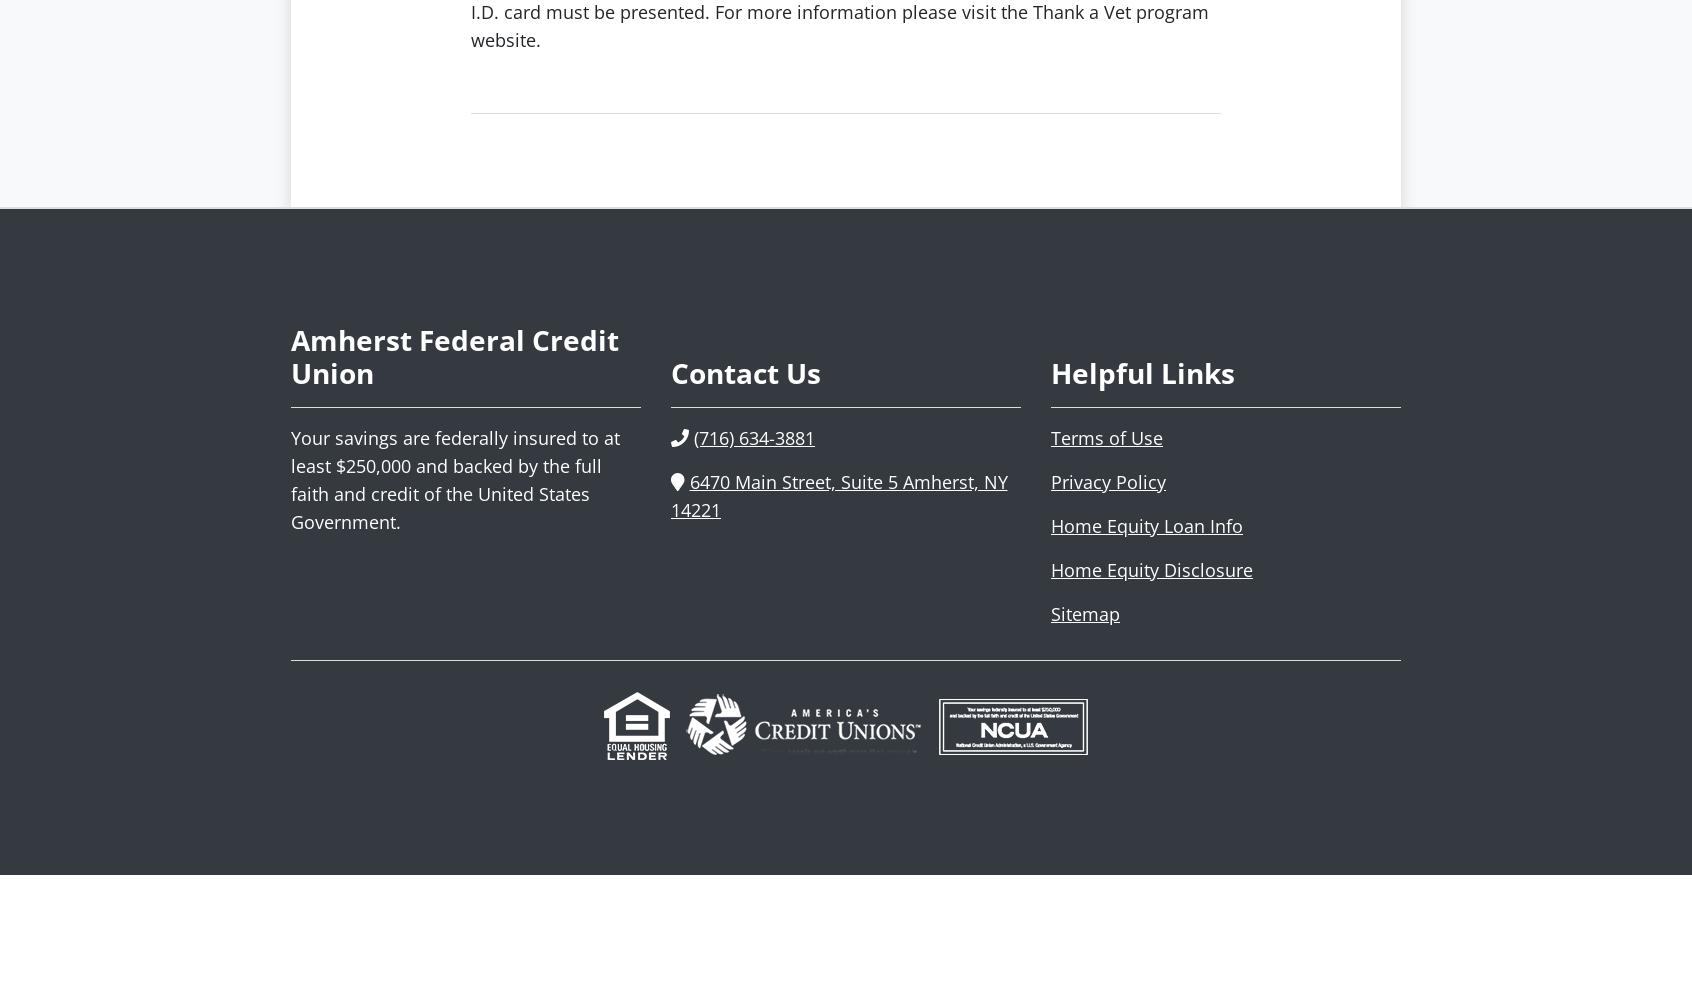  I want to click on 'Home Equity Loan Info', so click(1146, 525).